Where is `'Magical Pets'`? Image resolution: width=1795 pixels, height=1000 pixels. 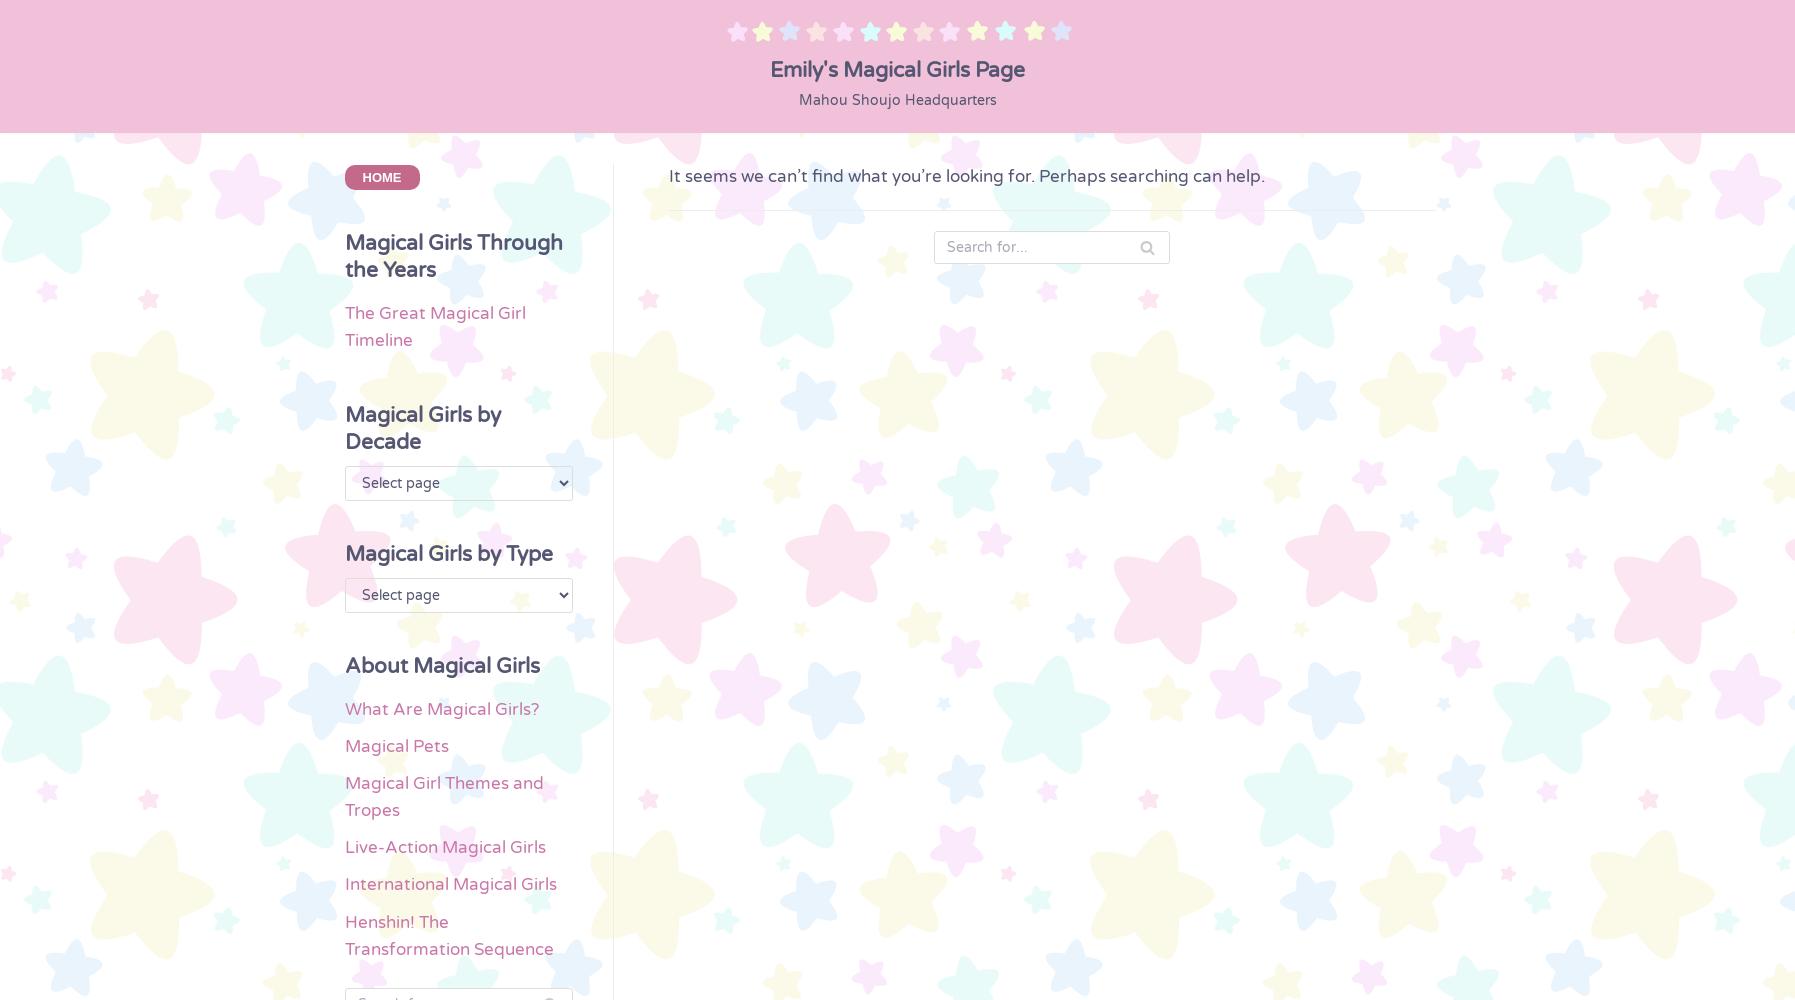
'Magical Pets' is located at coordinates (395, 744).